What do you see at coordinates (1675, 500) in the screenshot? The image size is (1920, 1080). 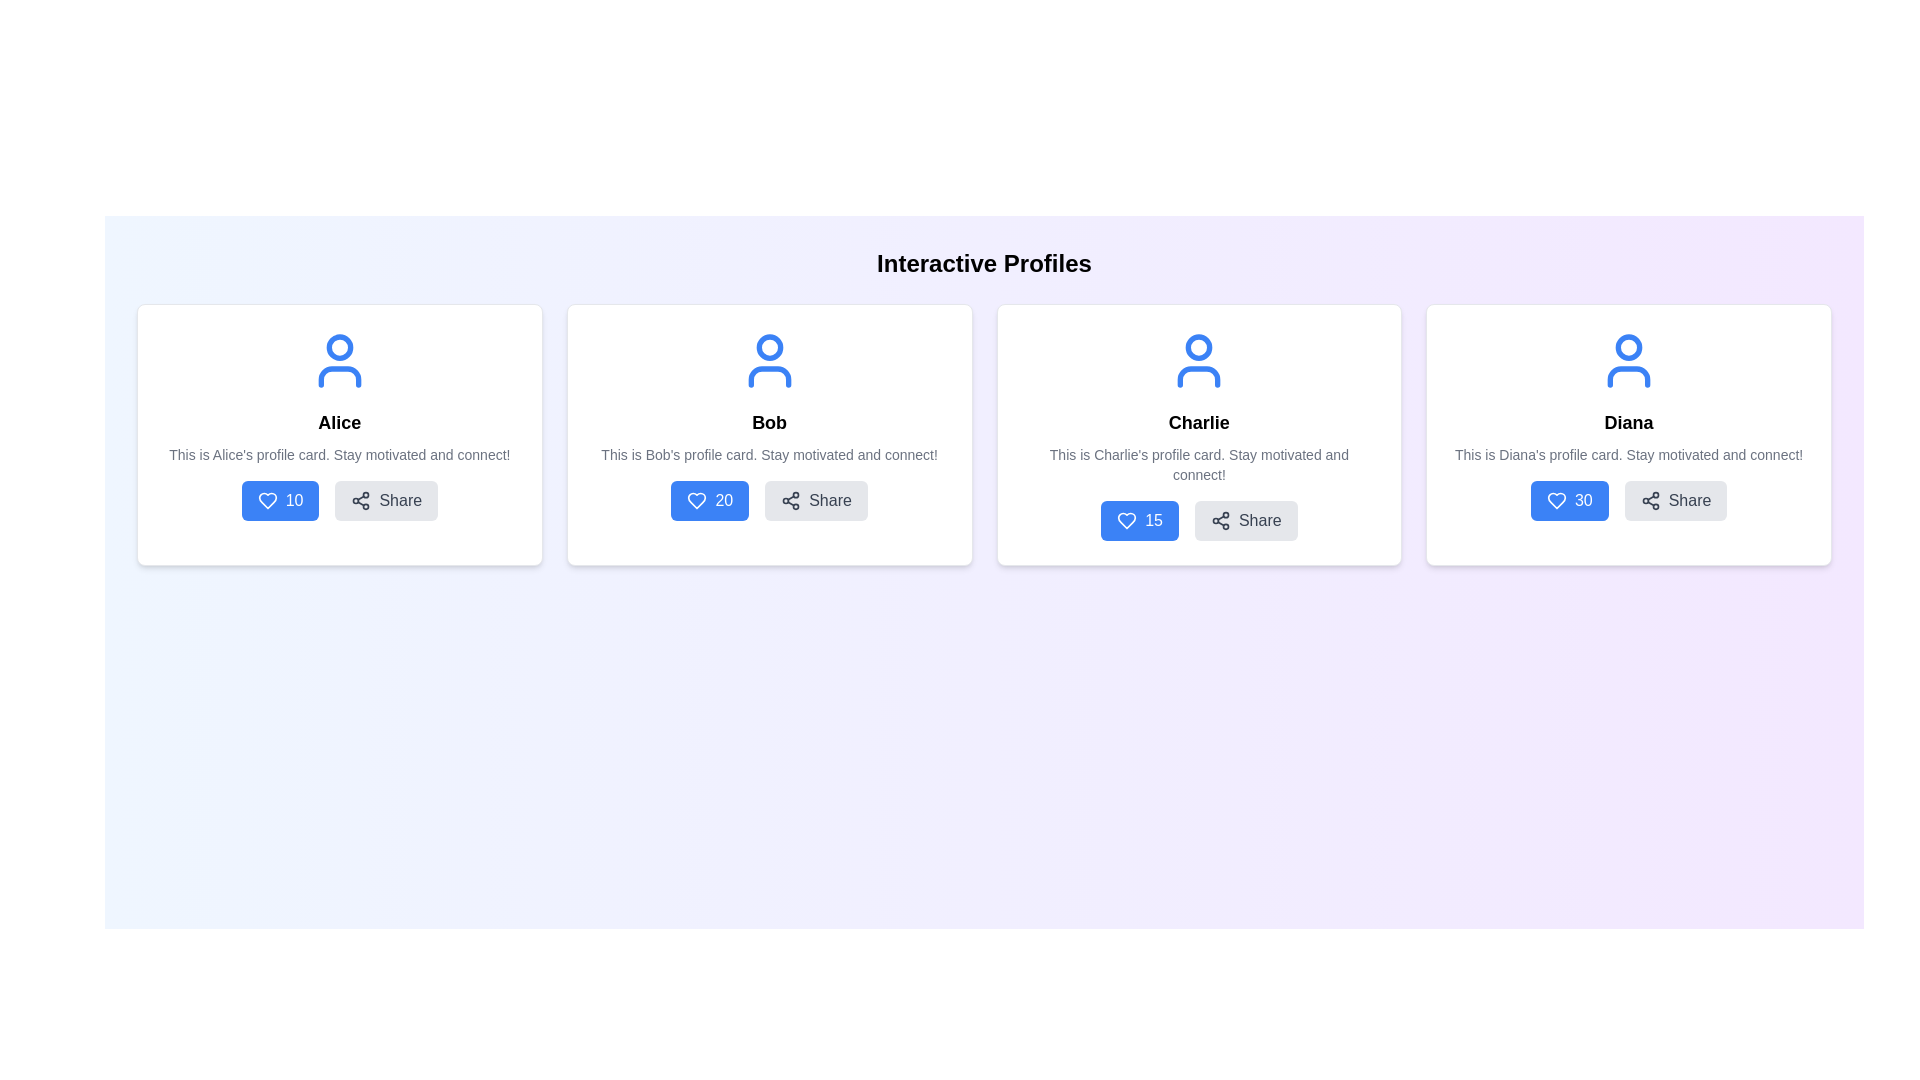 I see `the 'Share' button with a gray background and rounded corners located below the text '30' in the fourth profile card to share the profile` at bounding box center [1675, 500].